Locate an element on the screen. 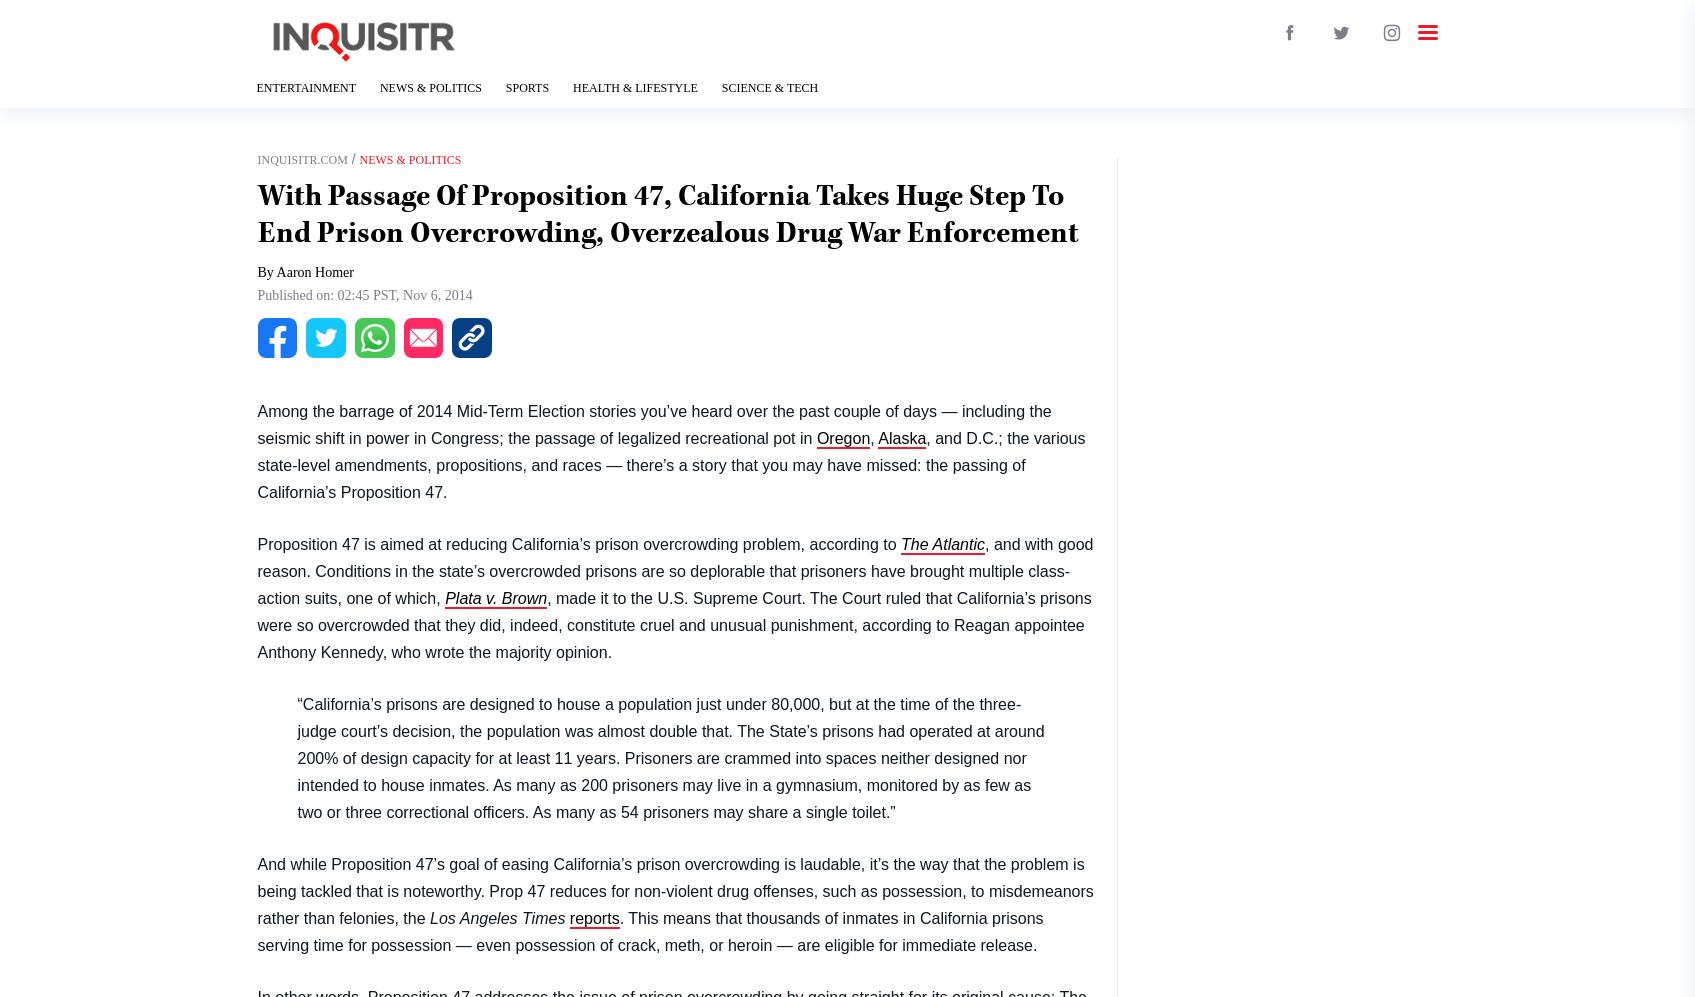 The width and height of the screenshot is (1695, 997). '. This means that thousands of inmates in California prisons serving time for possession — even possession of crack, meth, or heroin — are eligible for immediate release.' is located at coordinates (649, 930).